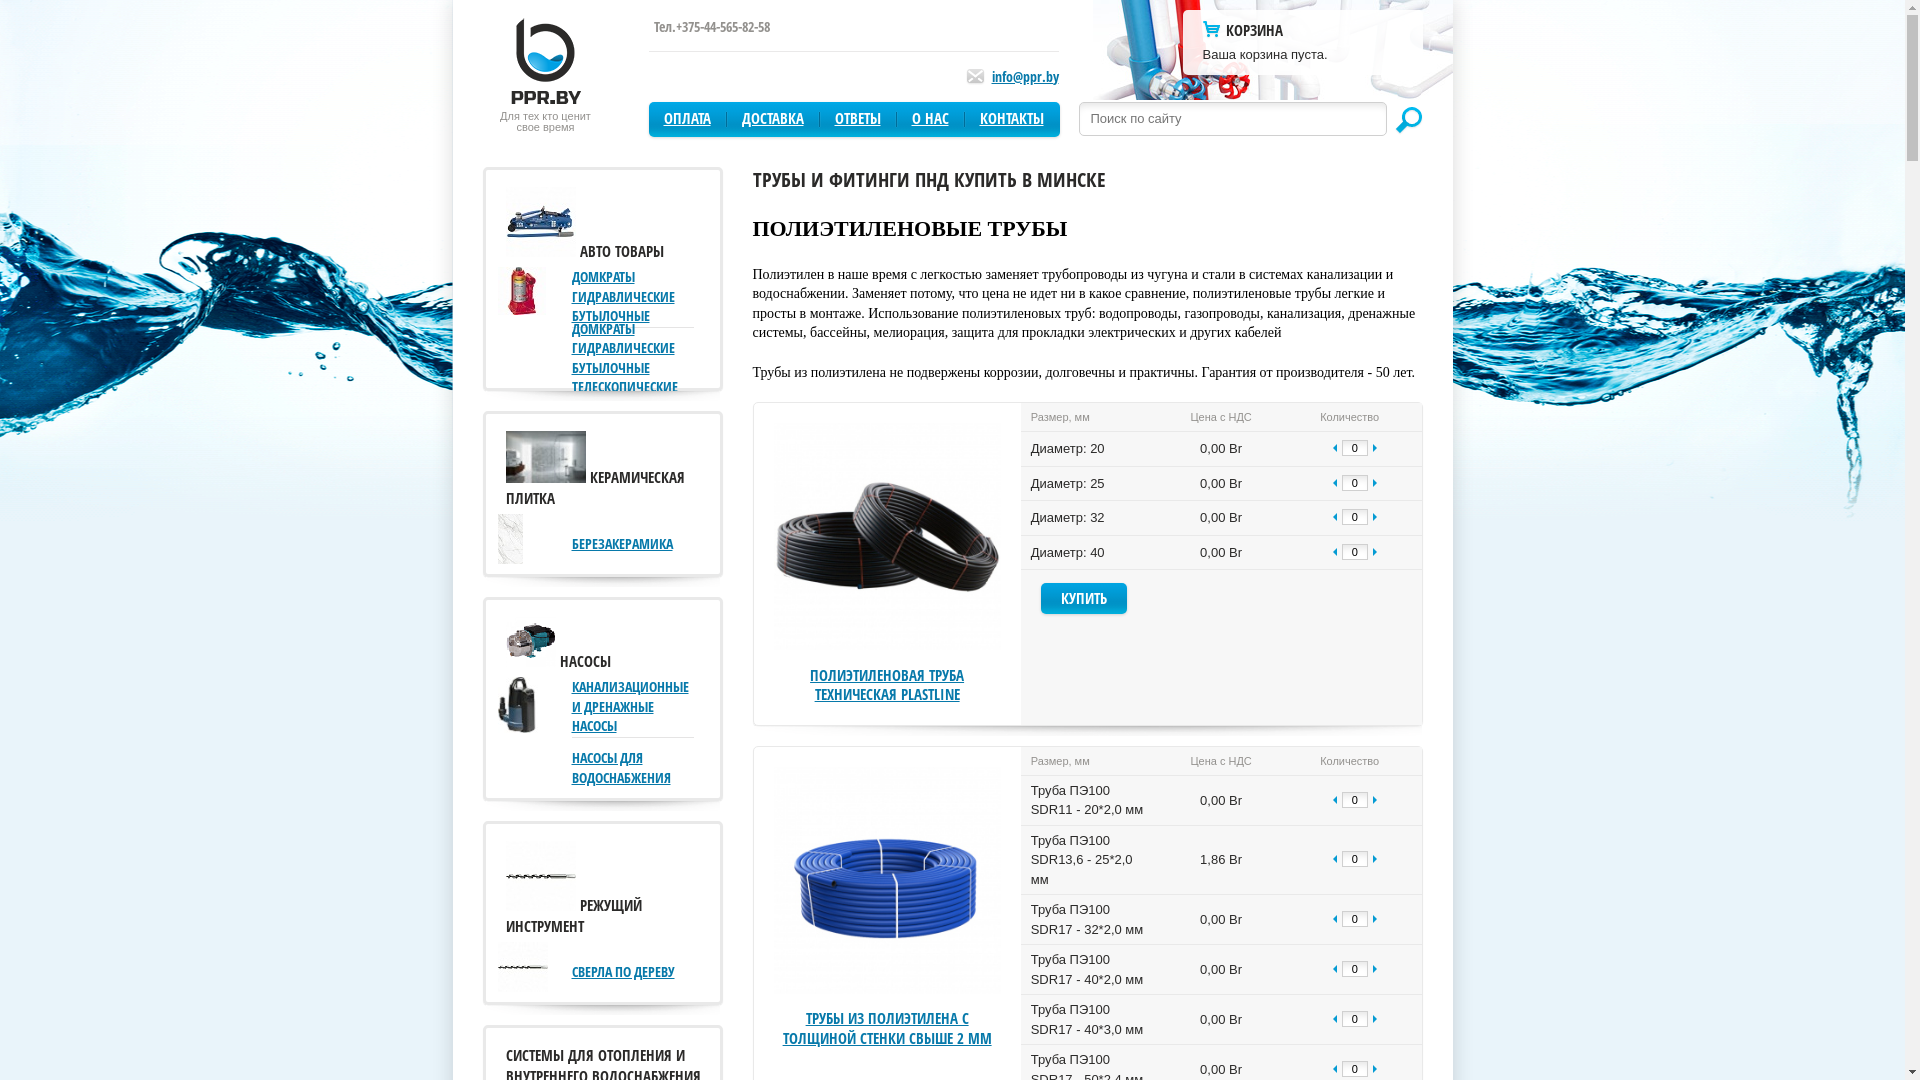 The height and width of the screenshot is (1080, 1920). I want to click on '+', so click(1367, 920).